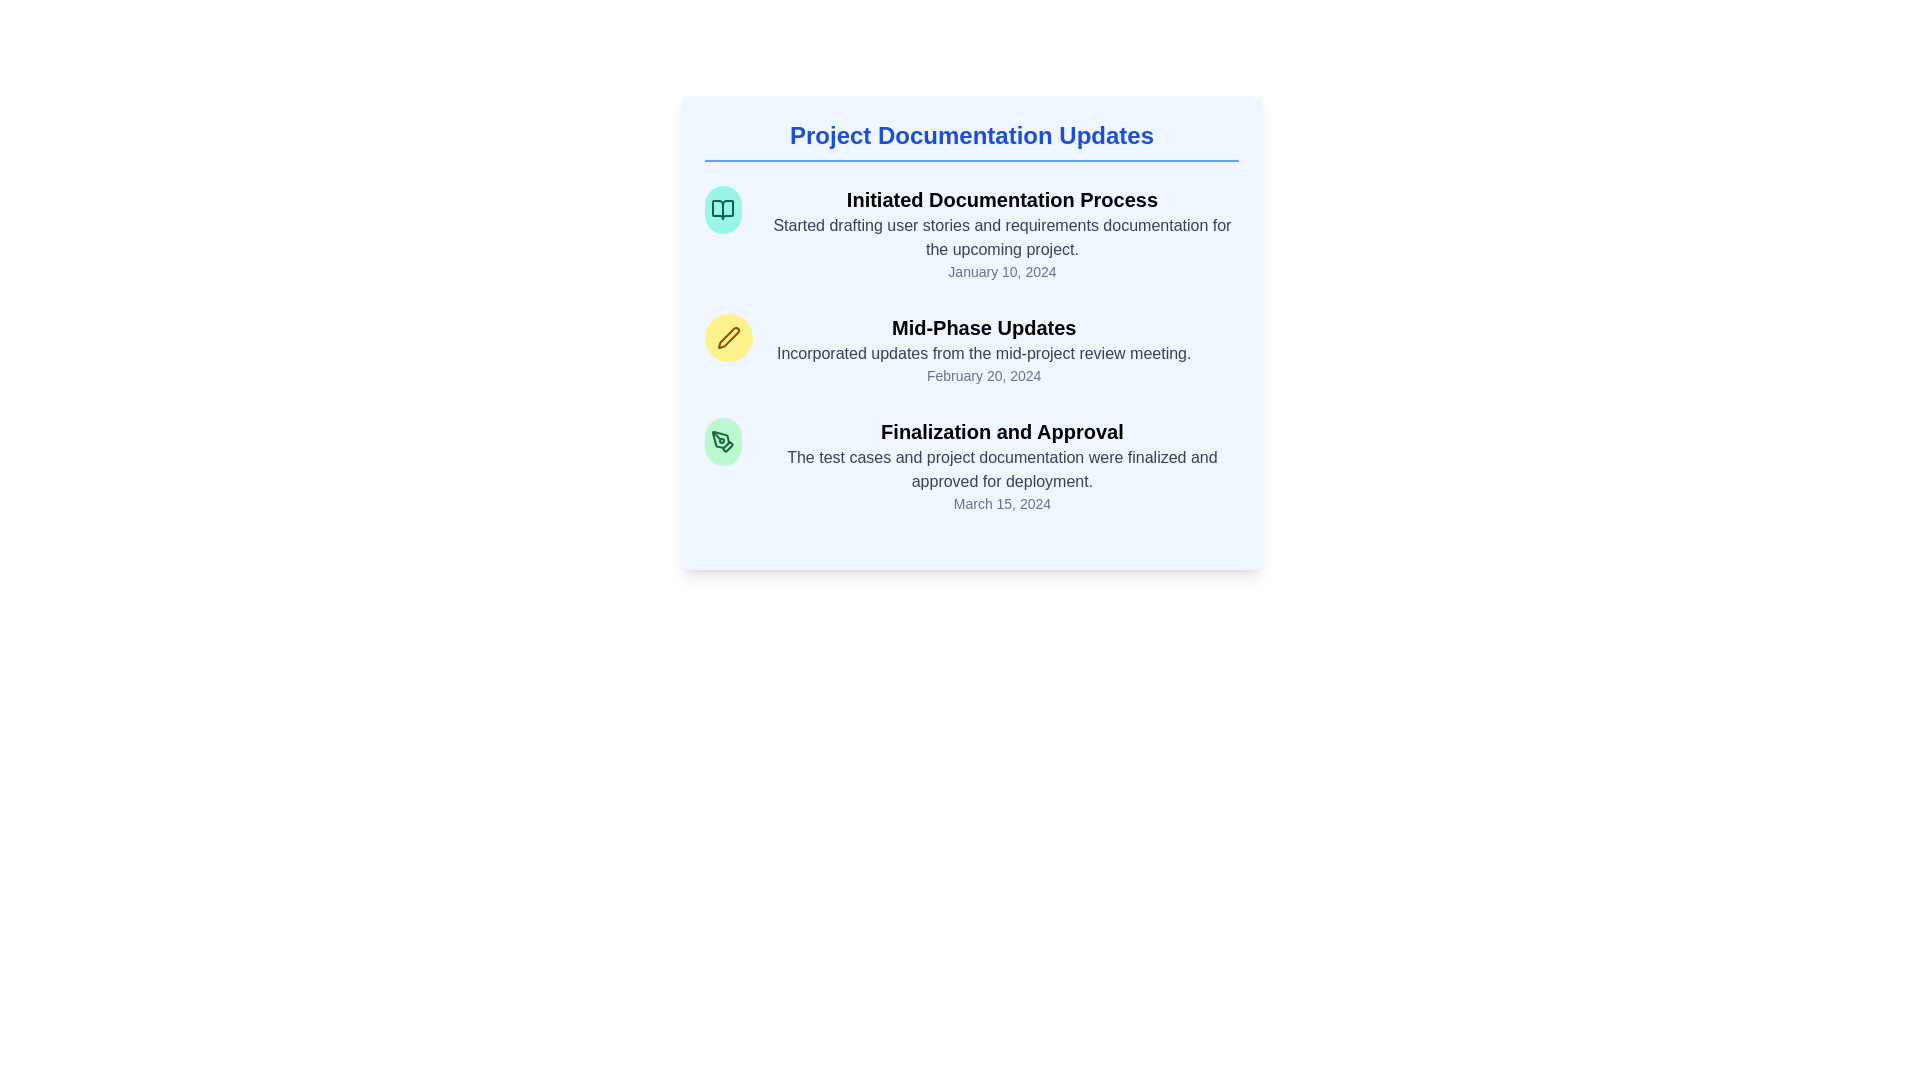 Image resolution: width=1920 pixels, height=1080 pixels. What do you see at coordinates (984, 326) in the screenshot?
I see `the text label displaying 'Mid-Phase Updates', which is a large, bold heading positioned centrally within its card-like section, located between the sections labeled 'Initiated Documentation Process' and 'Finalization and Approval'` at bounding box center [984, 326].